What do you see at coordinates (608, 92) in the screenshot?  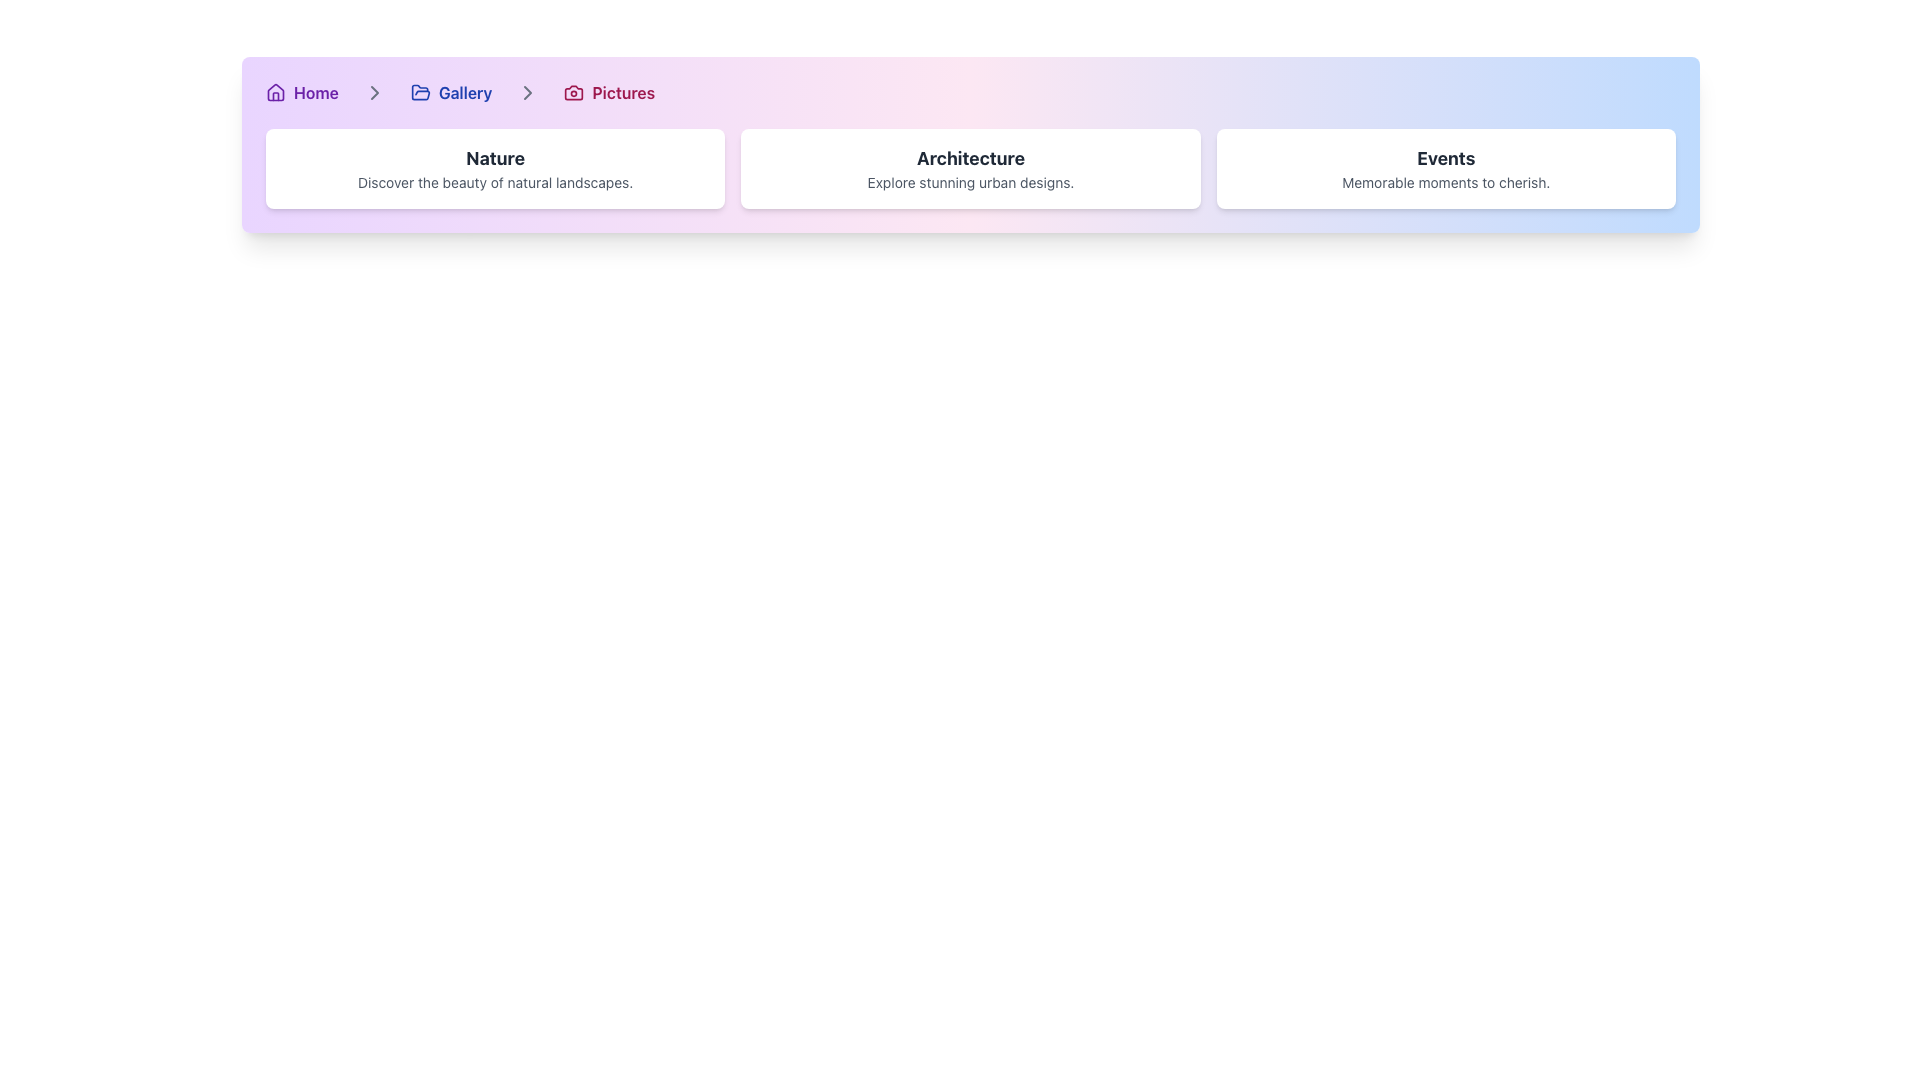 I see `the 'Pictures' breadcrumb link, which is the fifth item in the navigation bar styled with a bold pink font and a camera icon` at bounding box center [608, 92].